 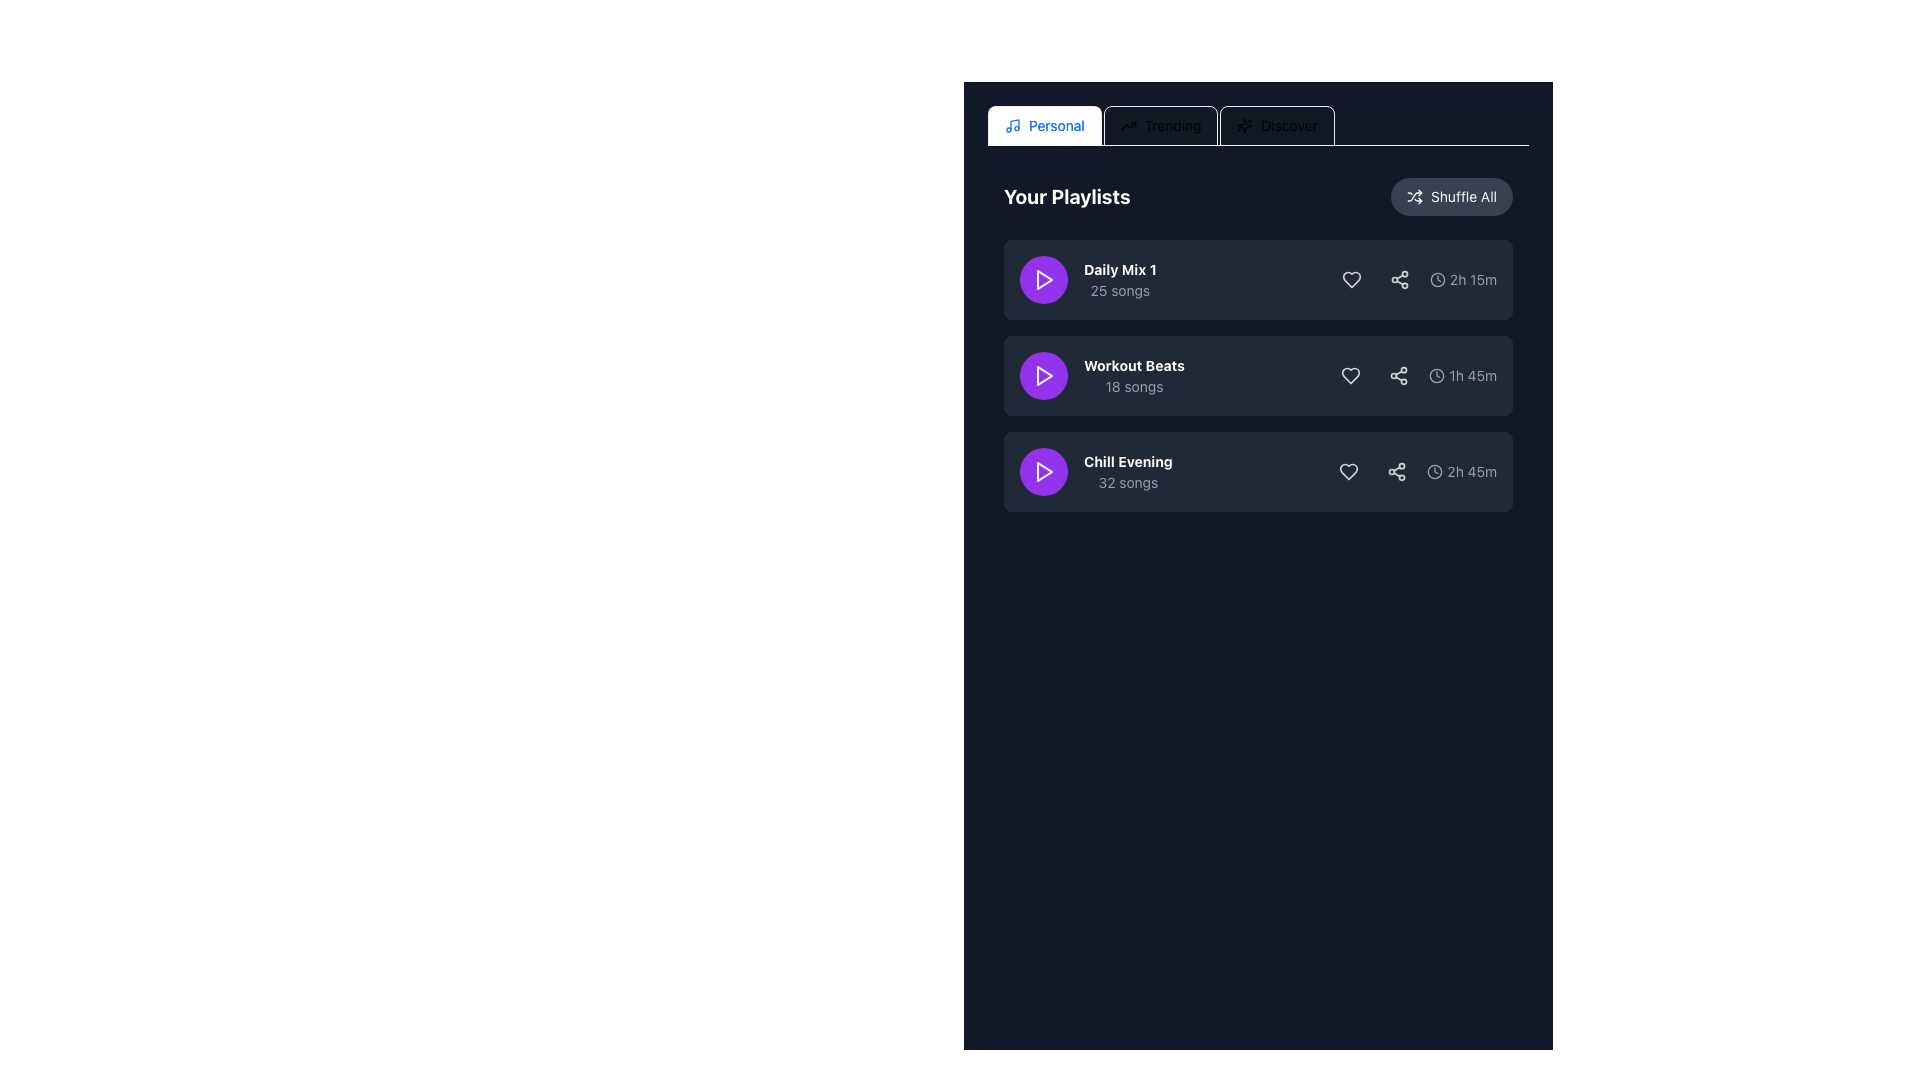 What do you see at coordinates (1351, 280) in the screenshot?
I see `the heart-shaped icon located to the right of the 'Daily Mix 1' playlist` at bounding box center [1351, 280].